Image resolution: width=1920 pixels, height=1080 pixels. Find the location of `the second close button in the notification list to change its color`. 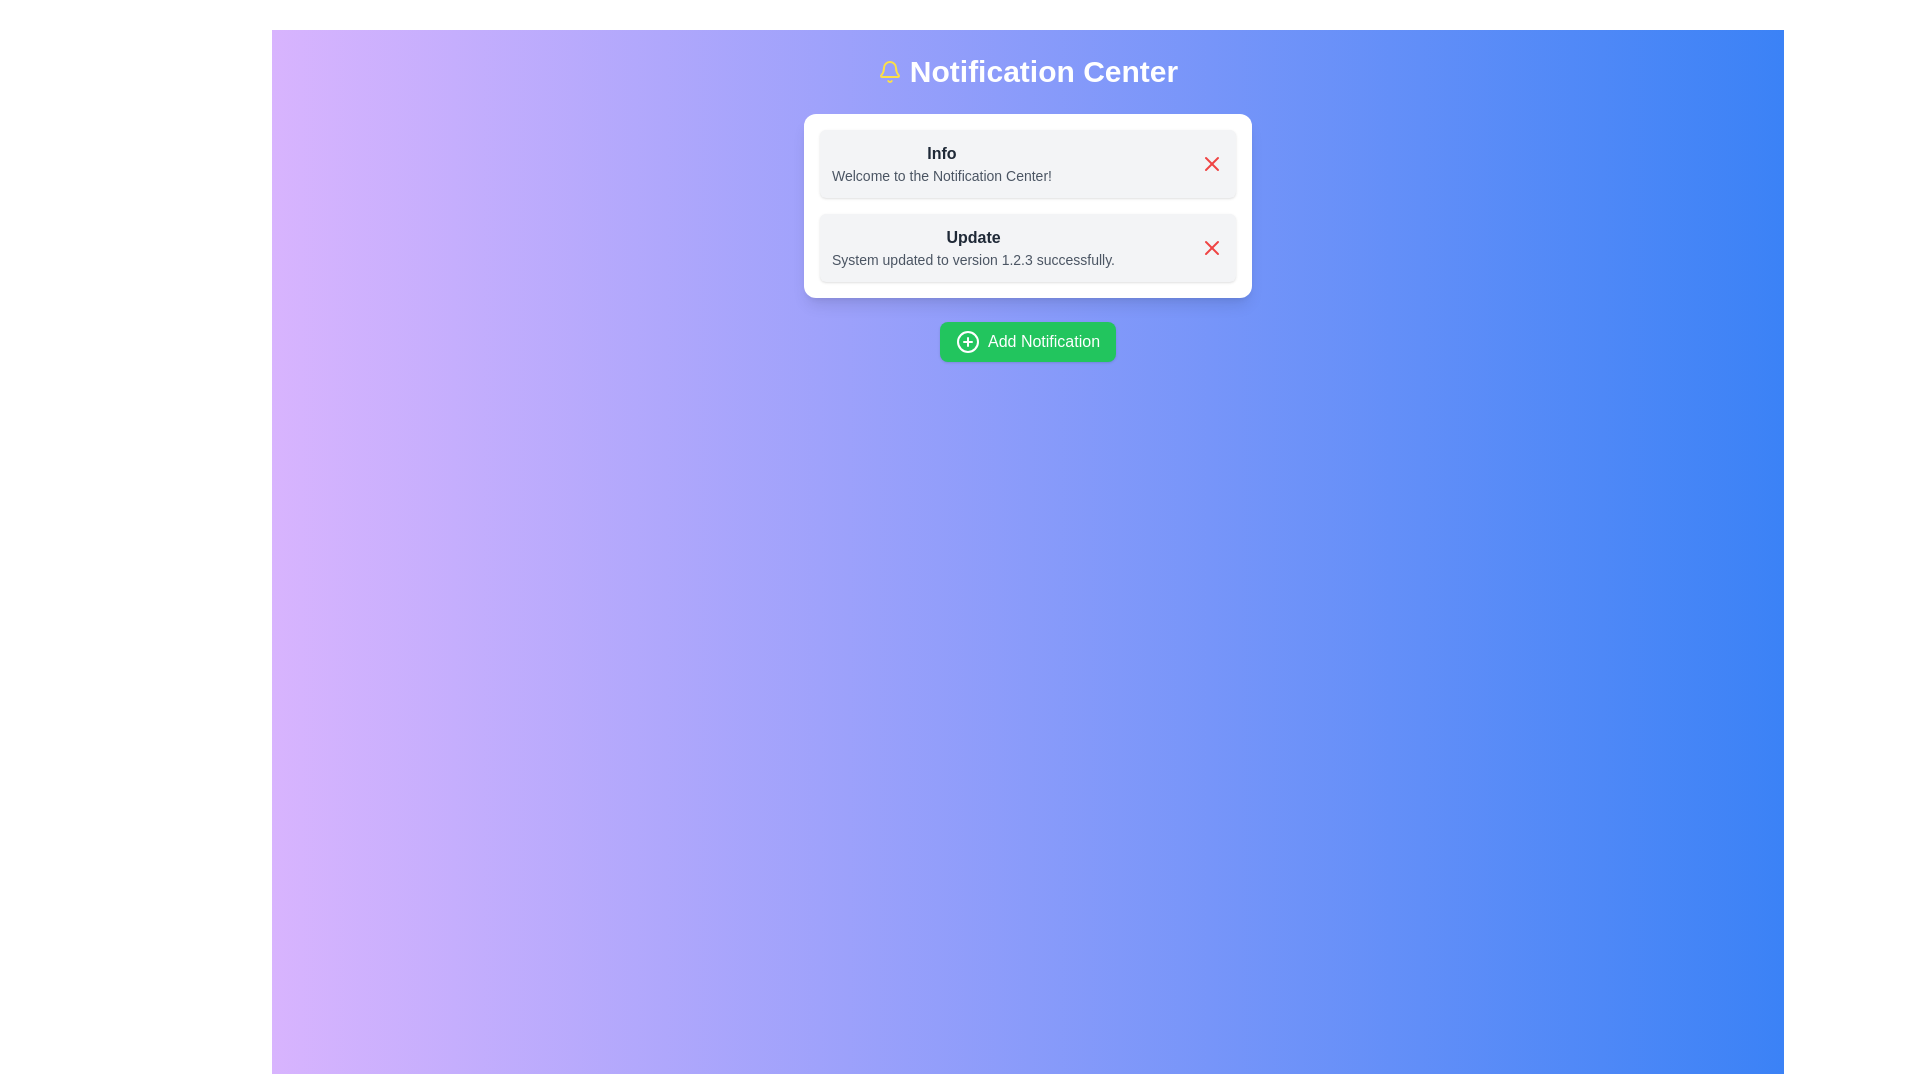

the second close button in the notification list to change its color is located at coordinates (1210, 246).